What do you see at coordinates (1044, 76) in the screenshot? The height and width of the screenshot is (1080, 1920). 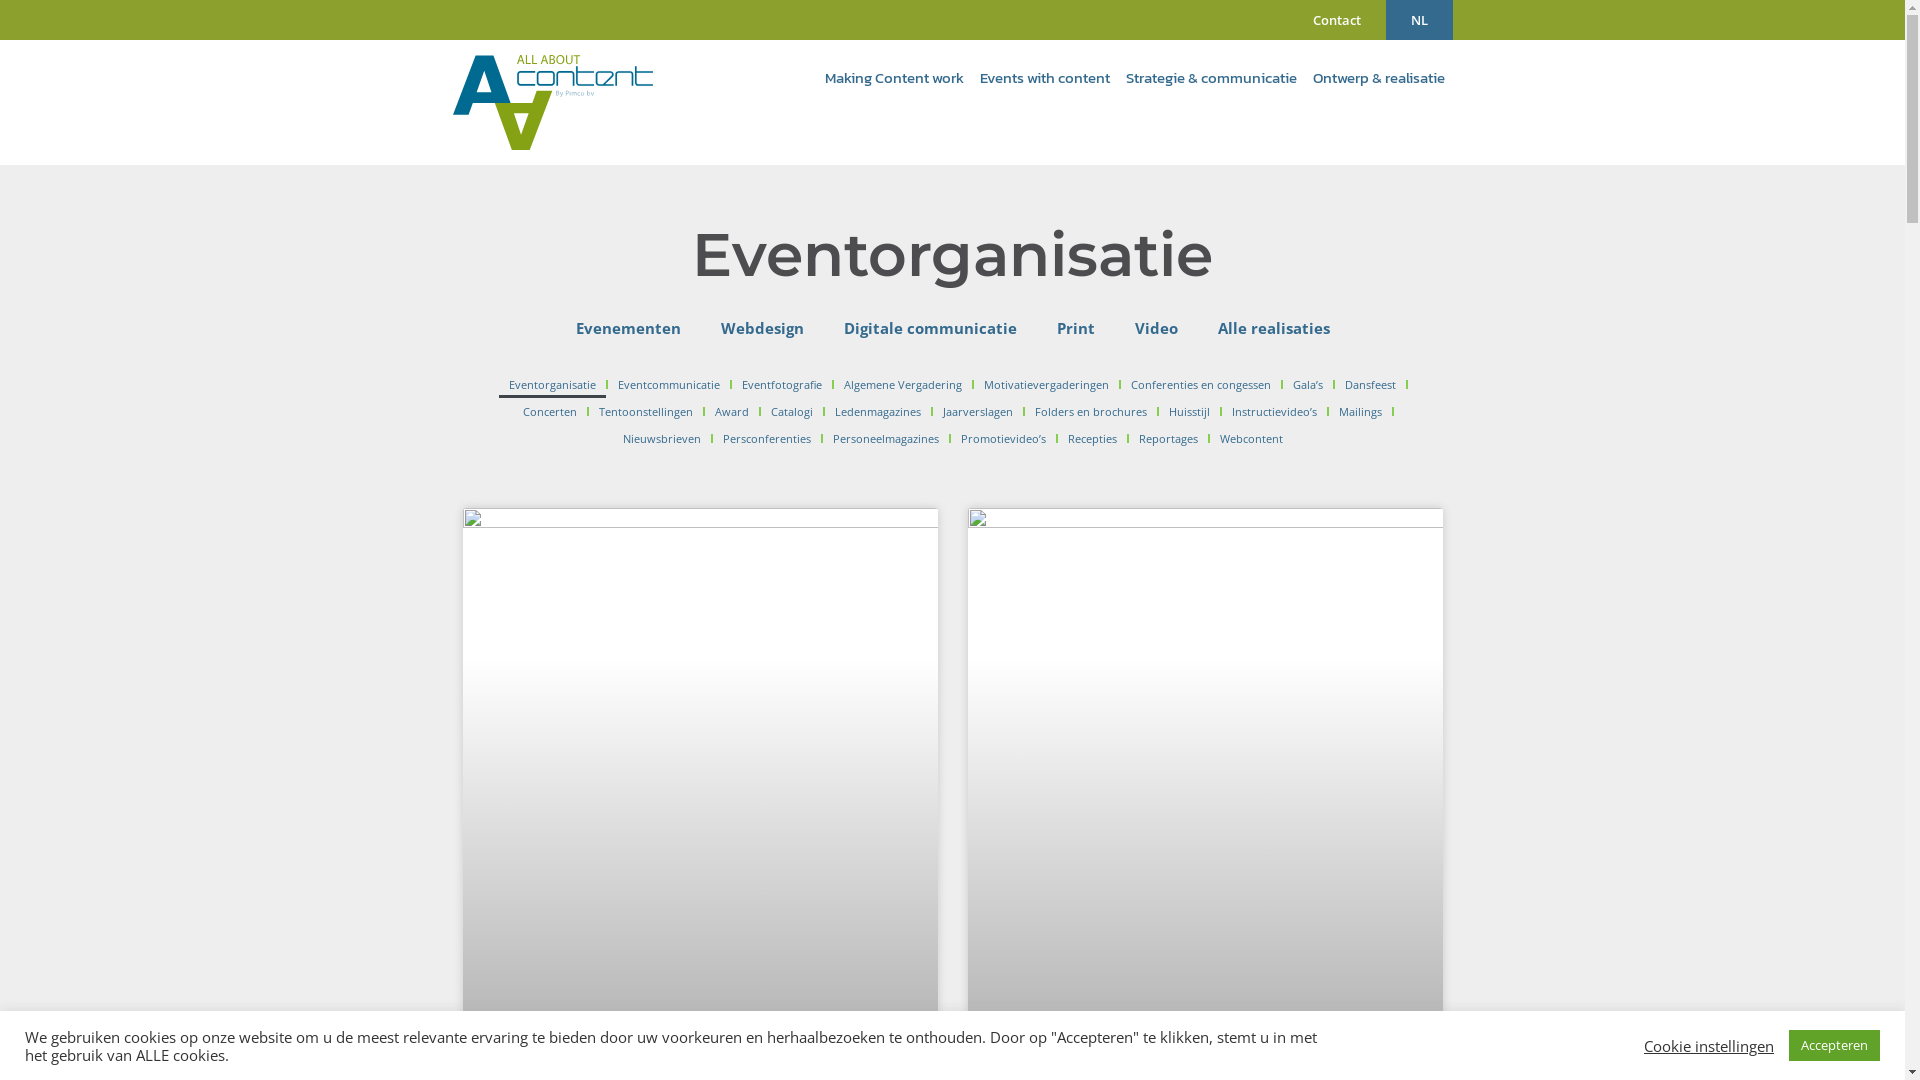 I see `'Events with content'` at bounding box center [1044, 76].